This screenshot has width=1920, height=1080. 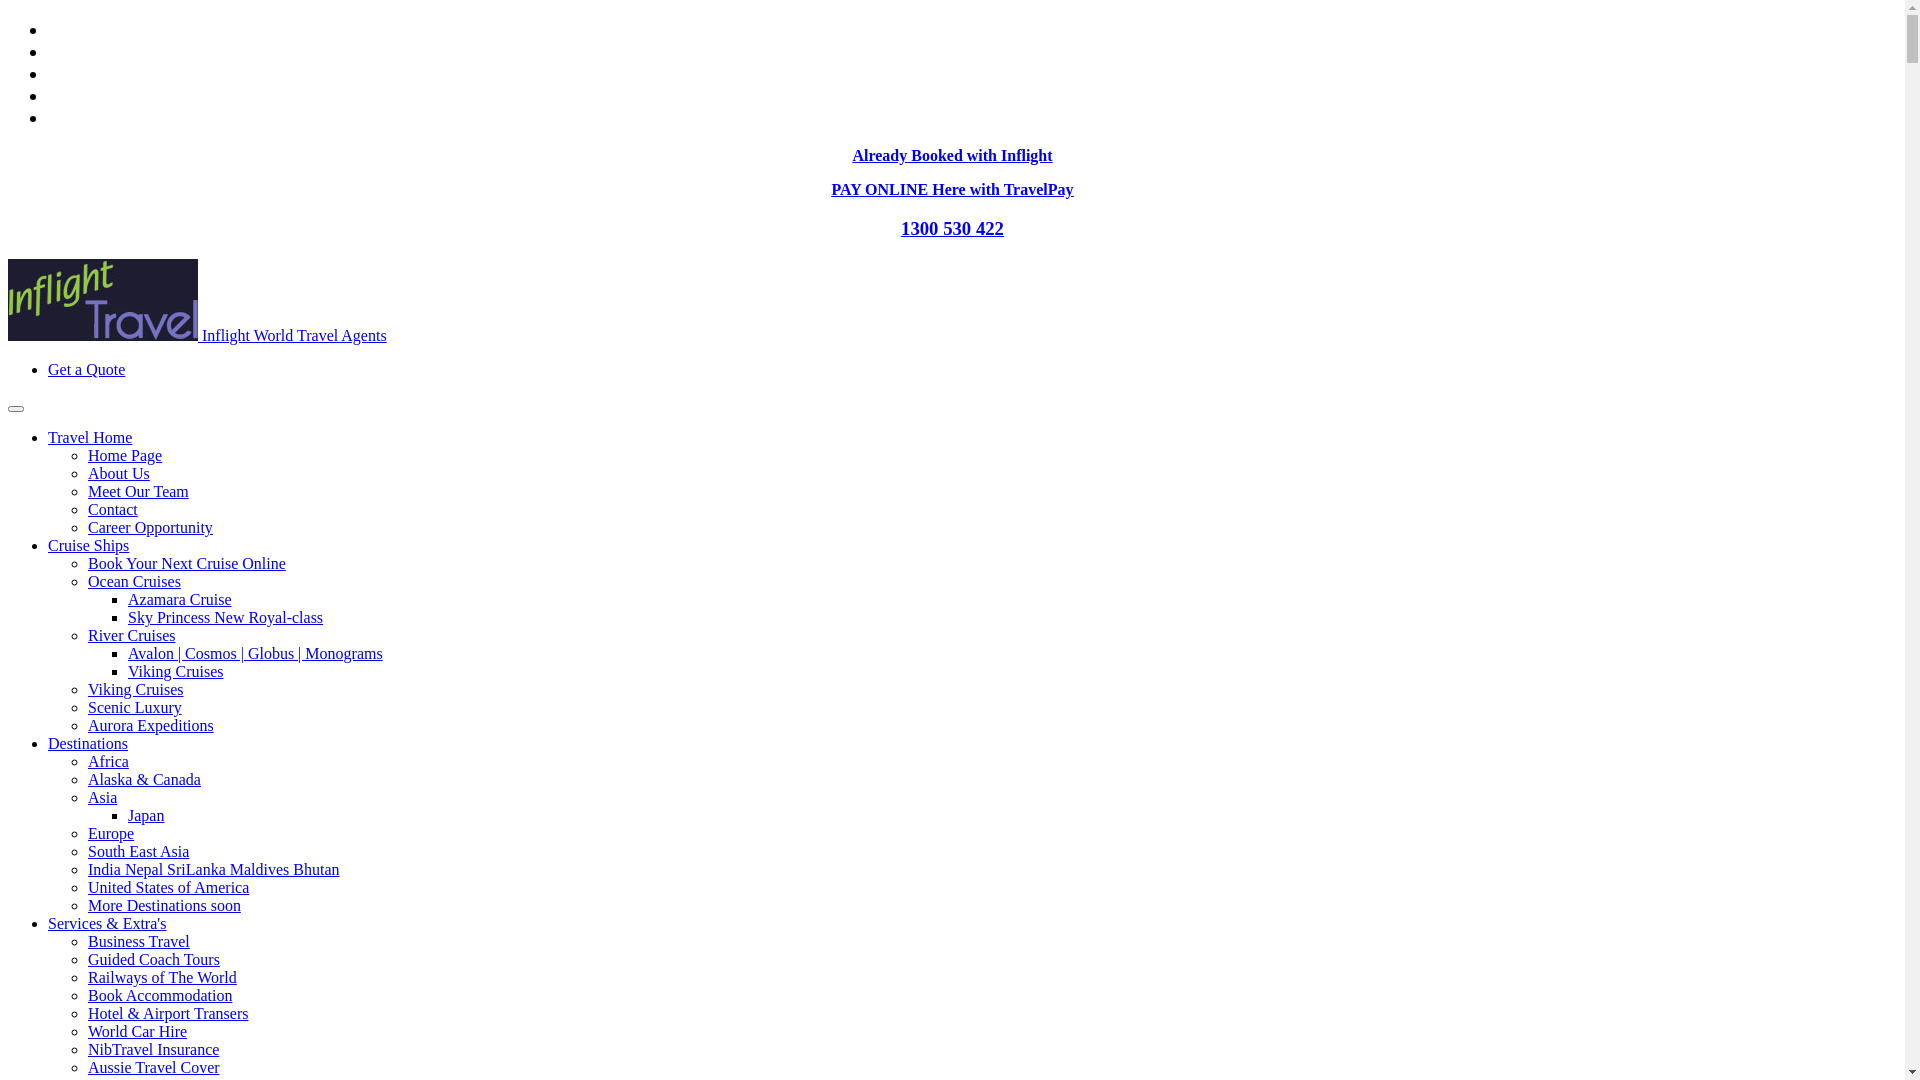 I want to click on 'Africa', so click(x=86, y=761).